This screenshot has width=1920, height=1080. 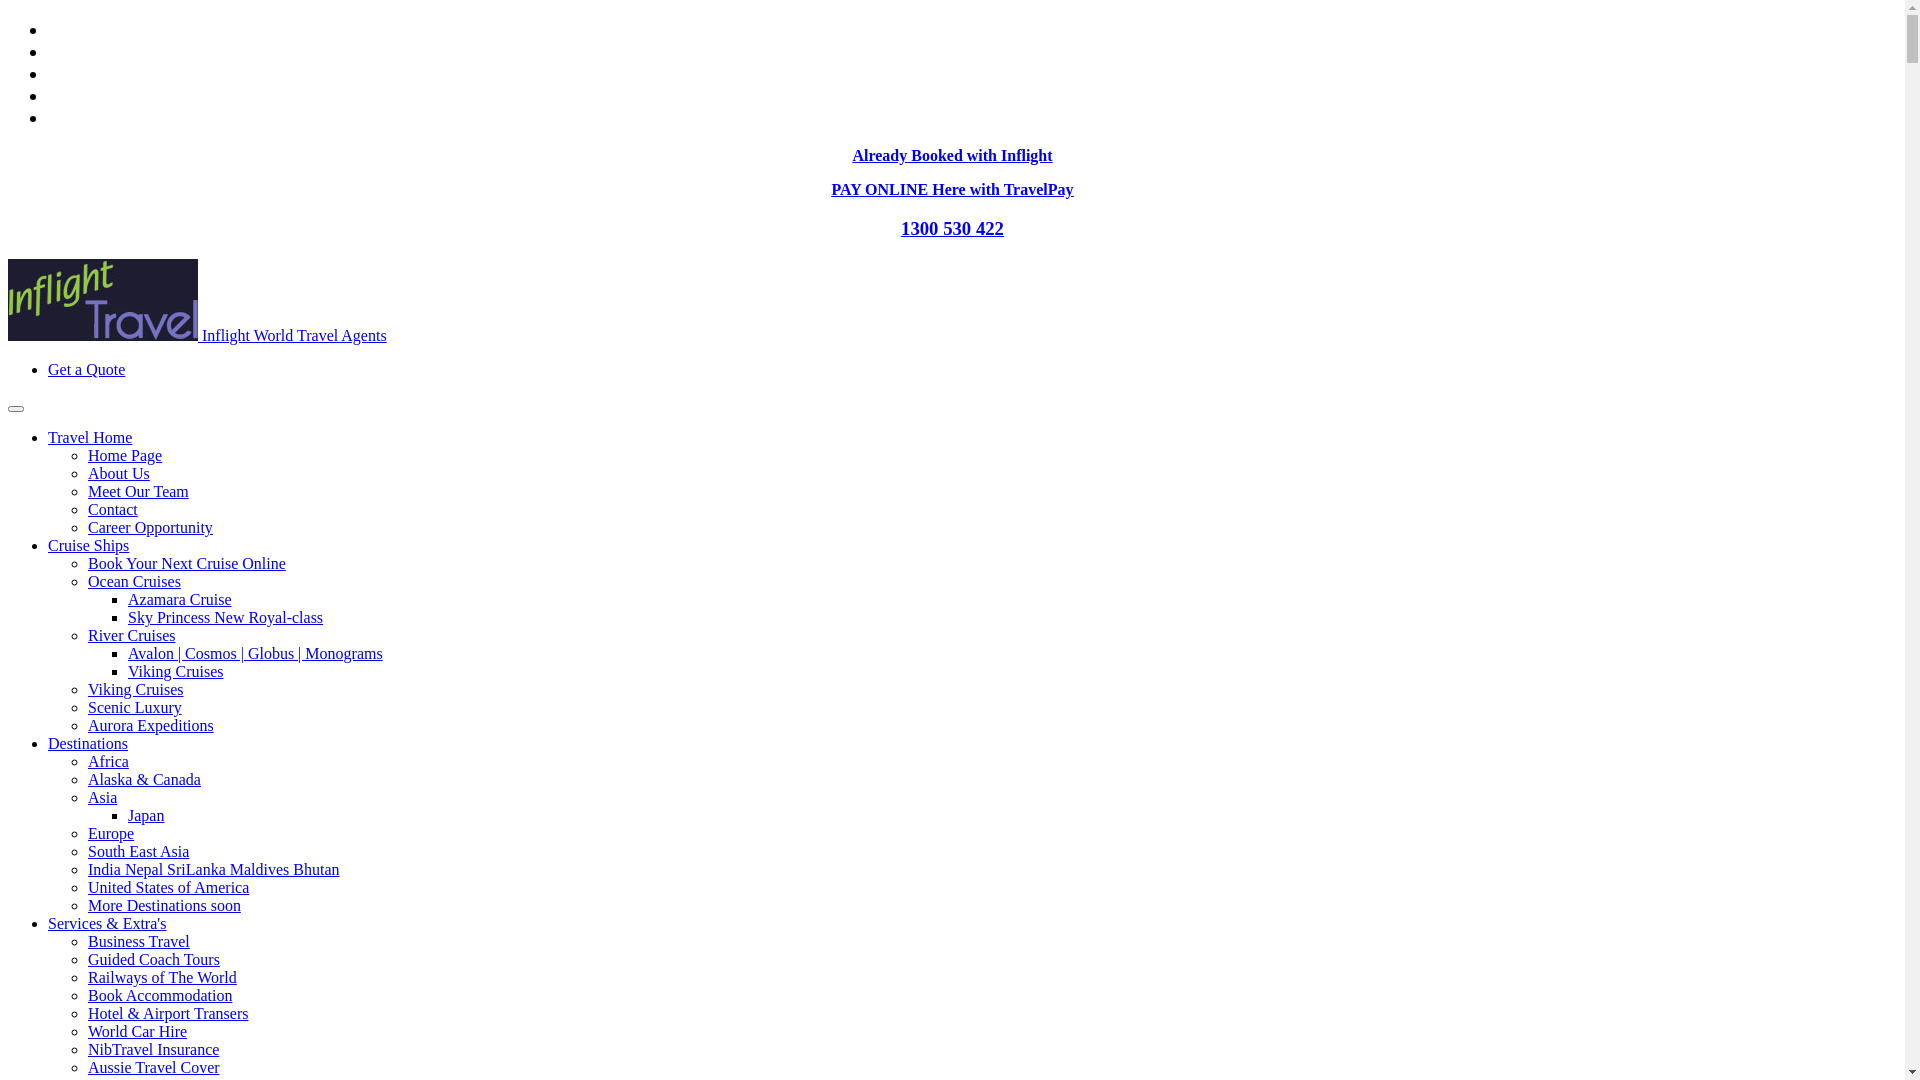 I want to click on 'Africa', so click(x=86, y=761).